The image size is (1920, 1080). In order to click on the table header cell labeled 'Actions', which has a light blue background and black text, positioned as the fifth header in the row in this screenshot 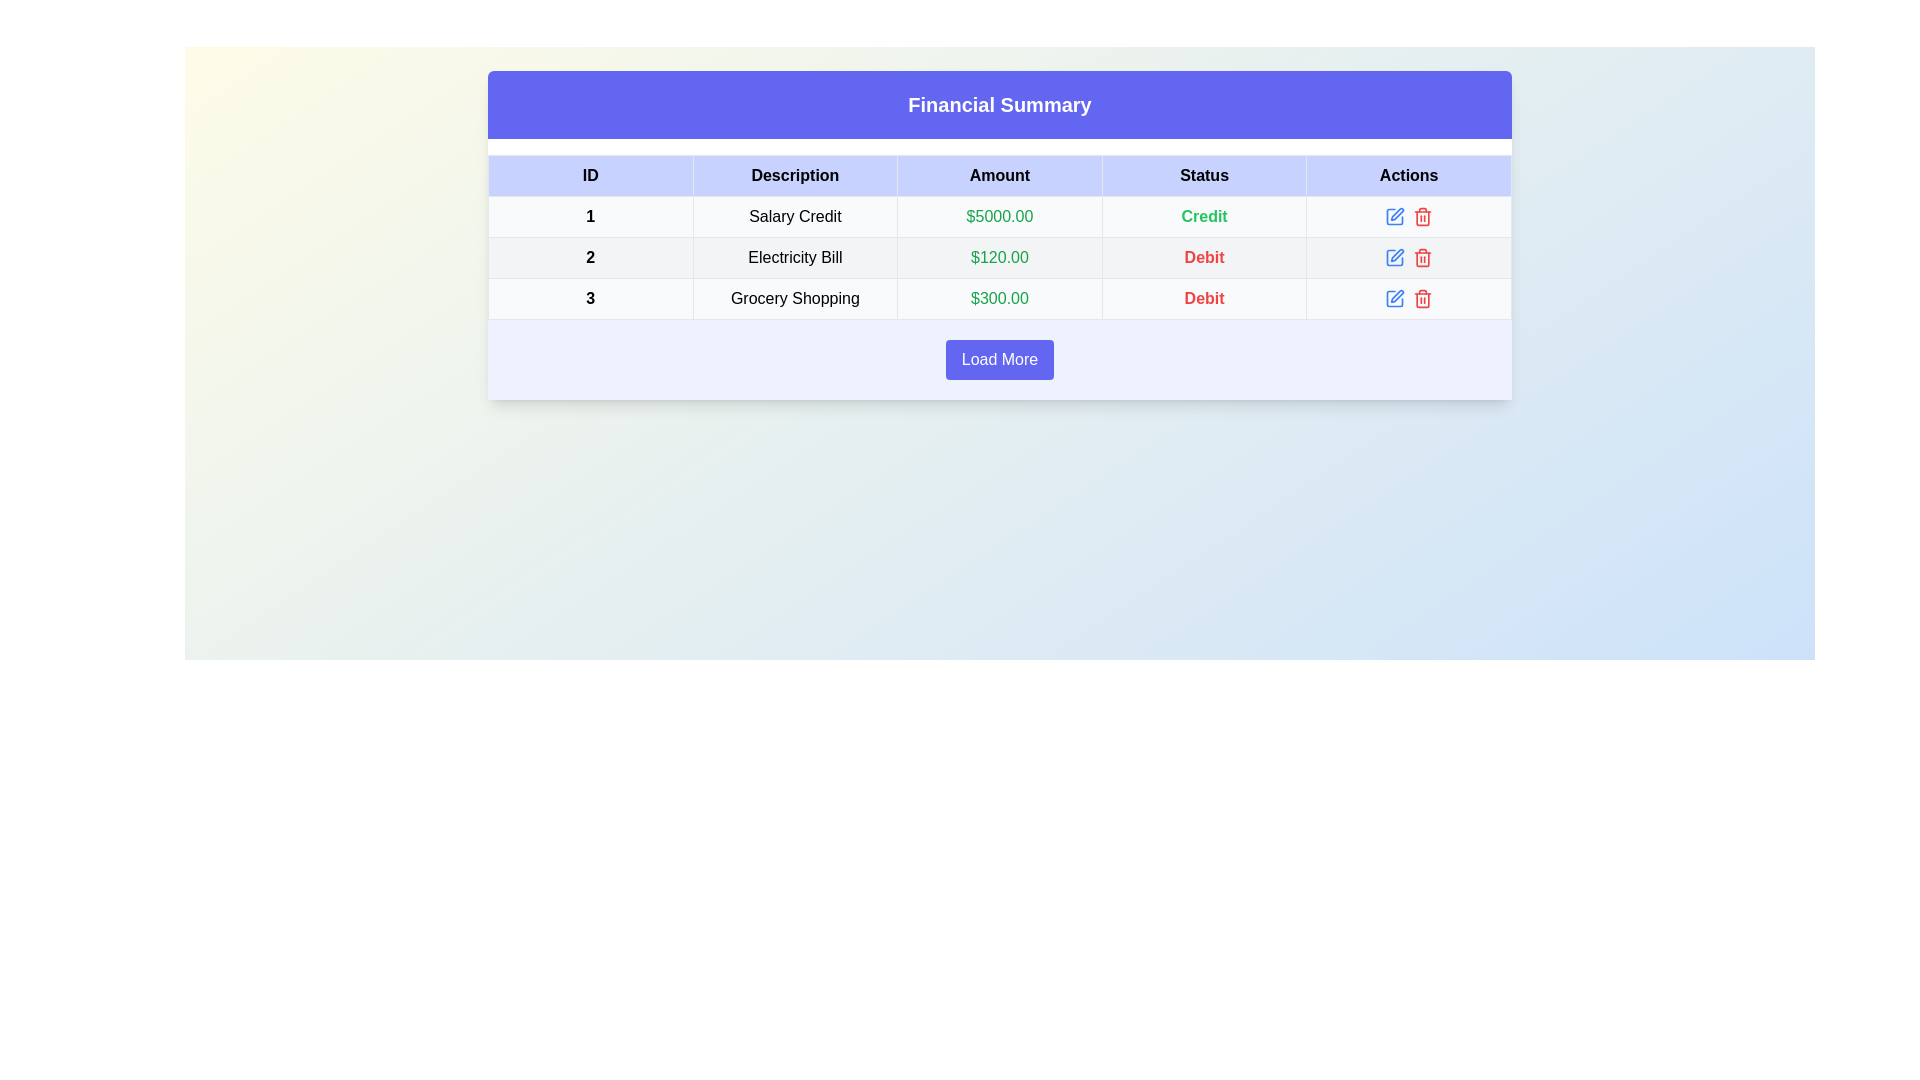, I will do `click(1408, 175)`.